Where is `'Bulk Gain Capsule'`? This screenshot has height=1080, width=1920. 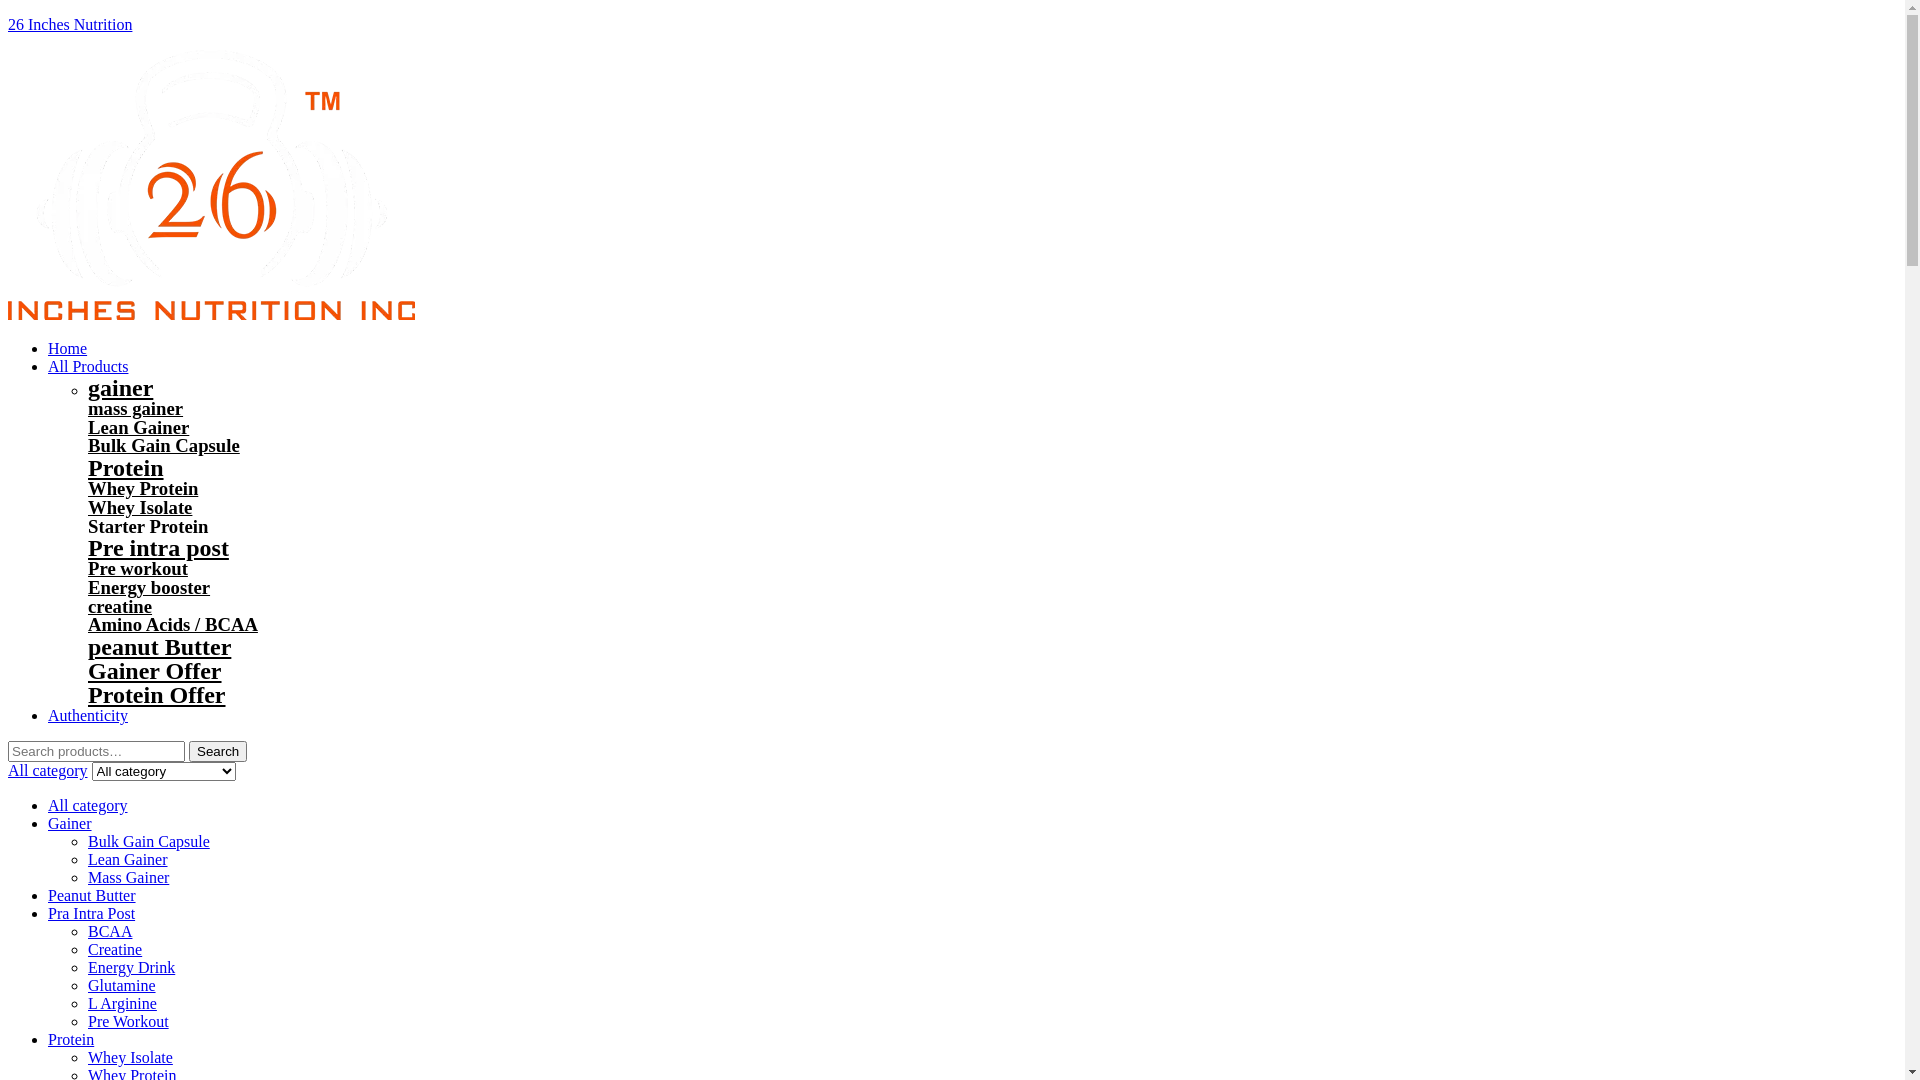
'Bulk Gain Capsule' is located at coordinates (147, 841).